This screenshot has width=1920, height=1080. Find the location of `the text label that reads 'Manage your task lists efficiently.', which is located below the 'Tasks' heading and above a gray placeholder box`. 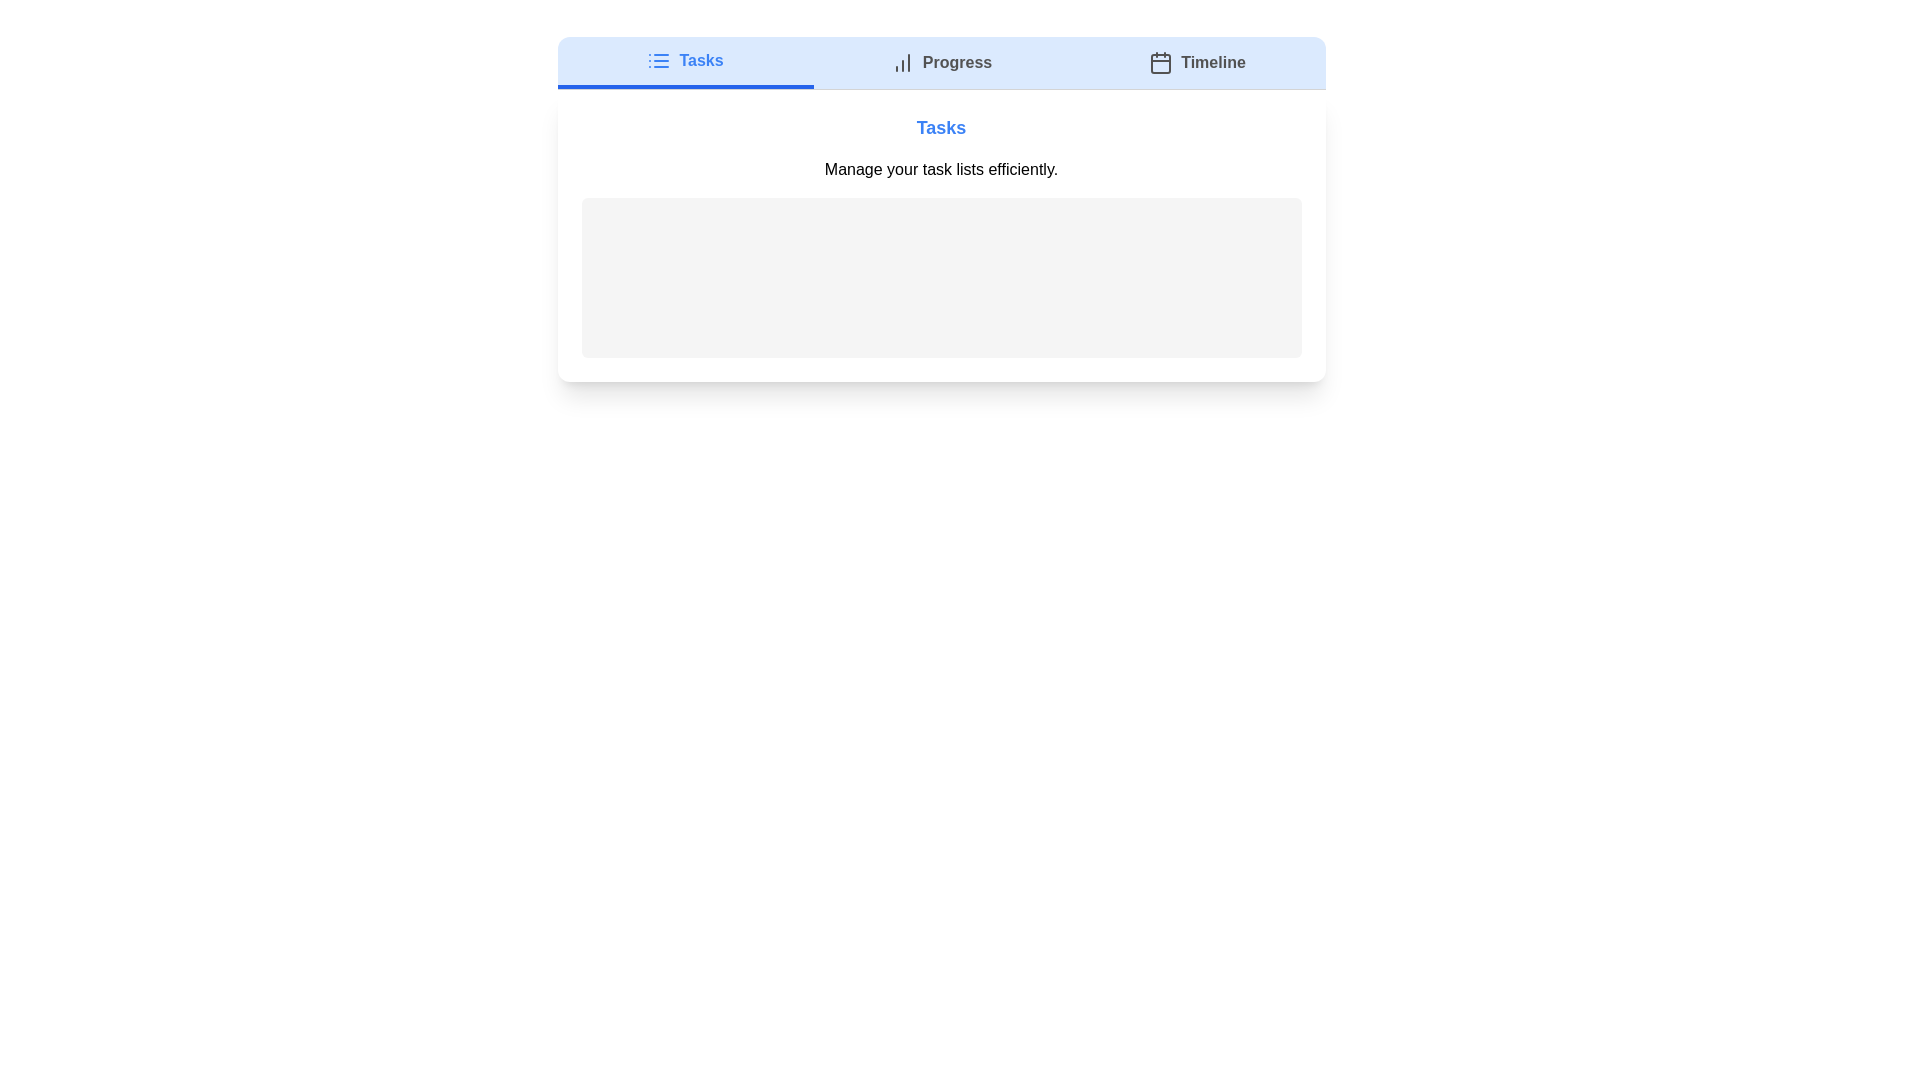

the text label that reads 'Manage your task lists efficiently.', which is located below the 'Tasks' heading and above a gray placeholder box is located at coordinates (940, 168).